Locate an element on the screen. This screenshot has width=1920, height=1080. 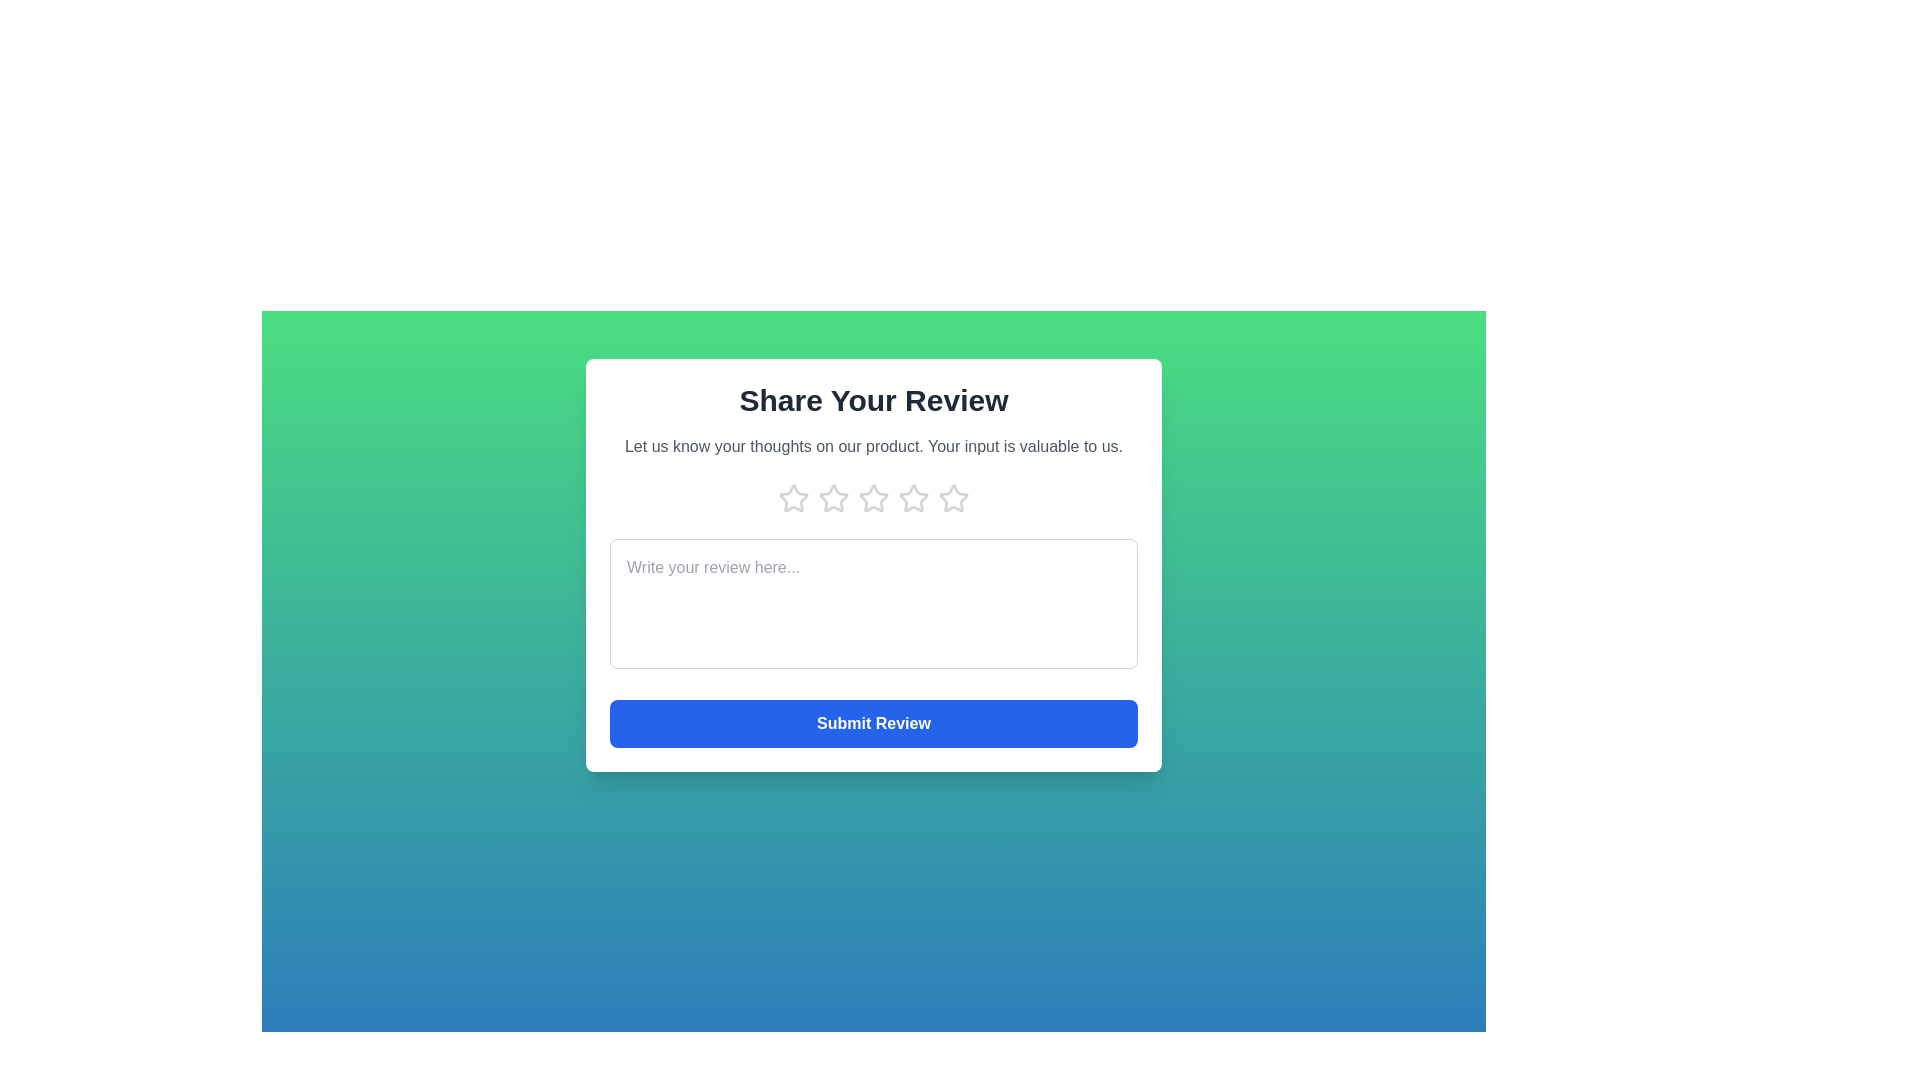
the textarea and type the review text is located at coordinates (873, 603).